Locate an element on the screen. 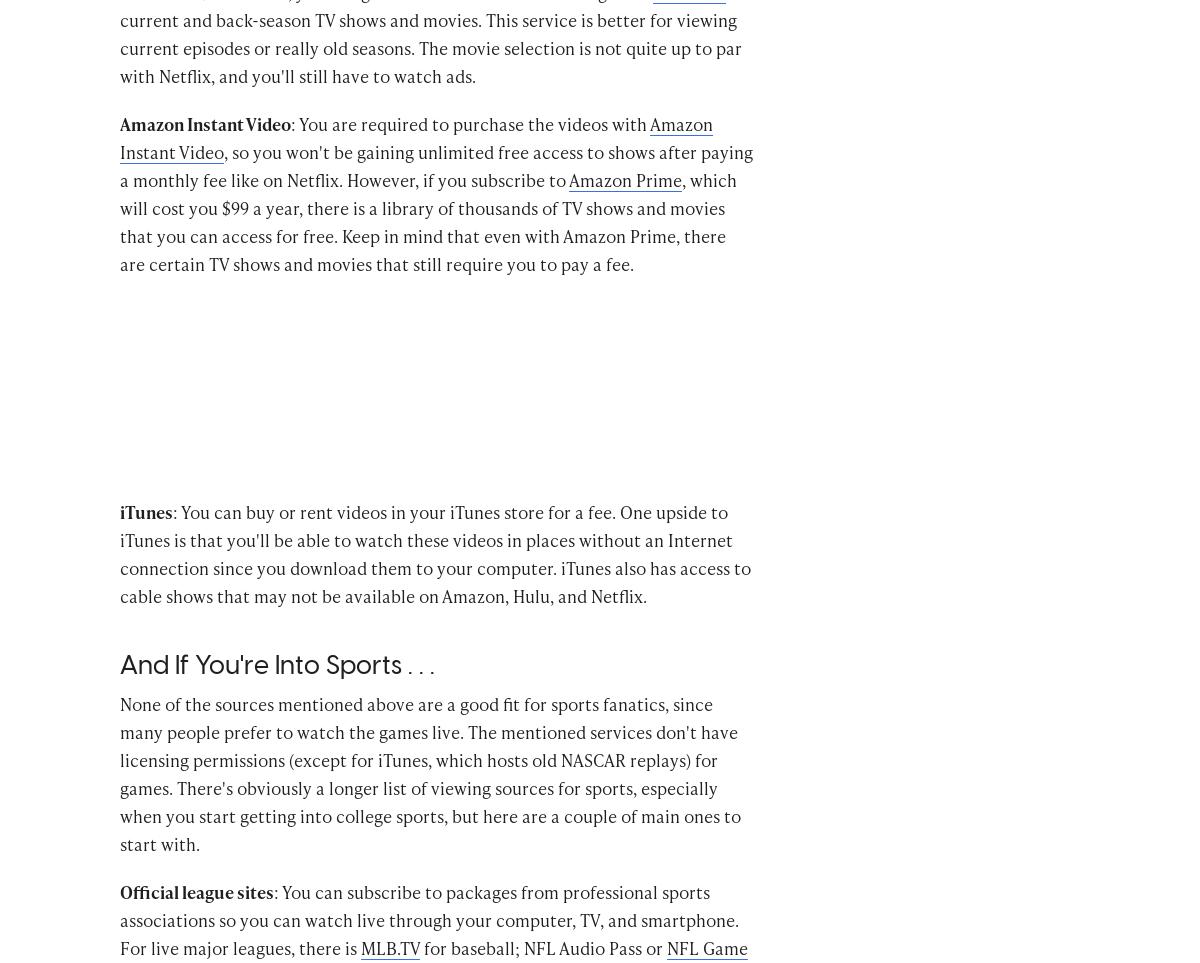 The image size is (1200, 963). ': You are required to purchase the videos with' is located at coordinates (469, 153).